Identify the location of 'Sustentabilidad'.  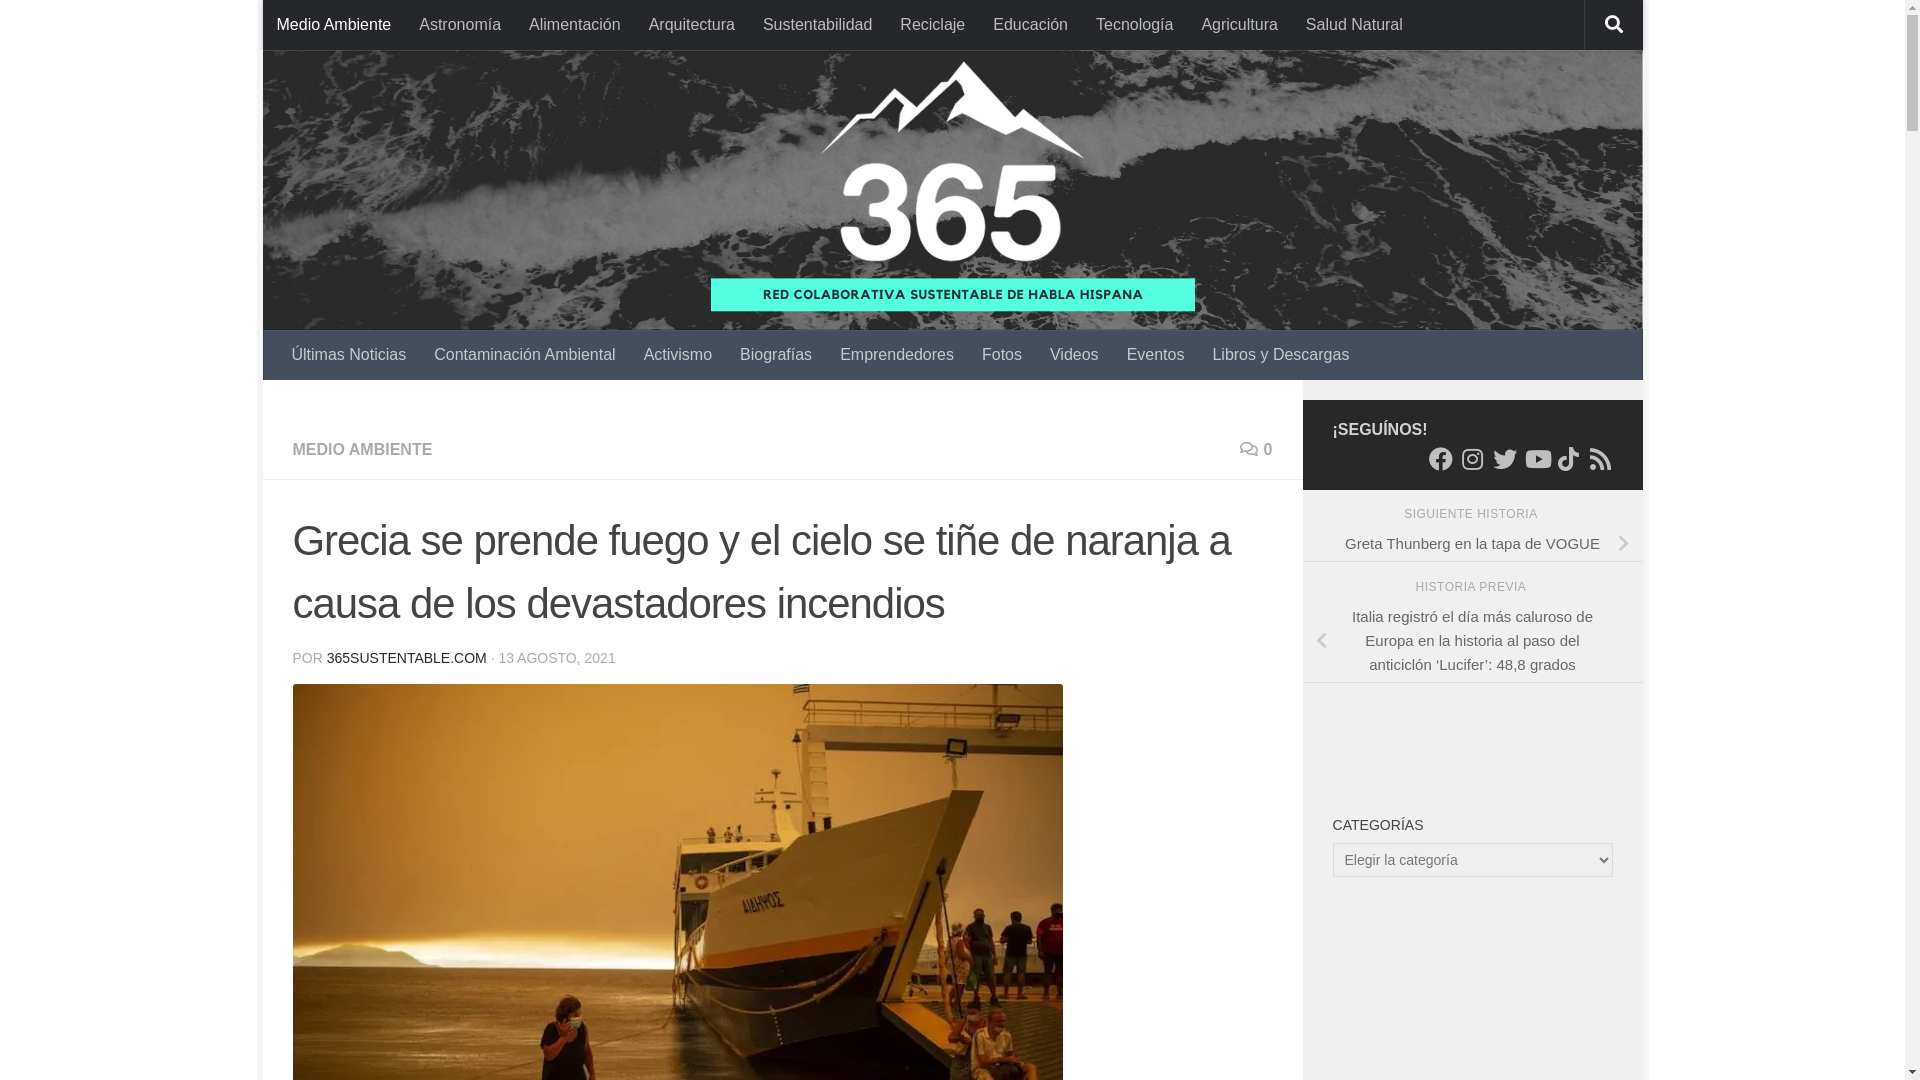
(817, 24).